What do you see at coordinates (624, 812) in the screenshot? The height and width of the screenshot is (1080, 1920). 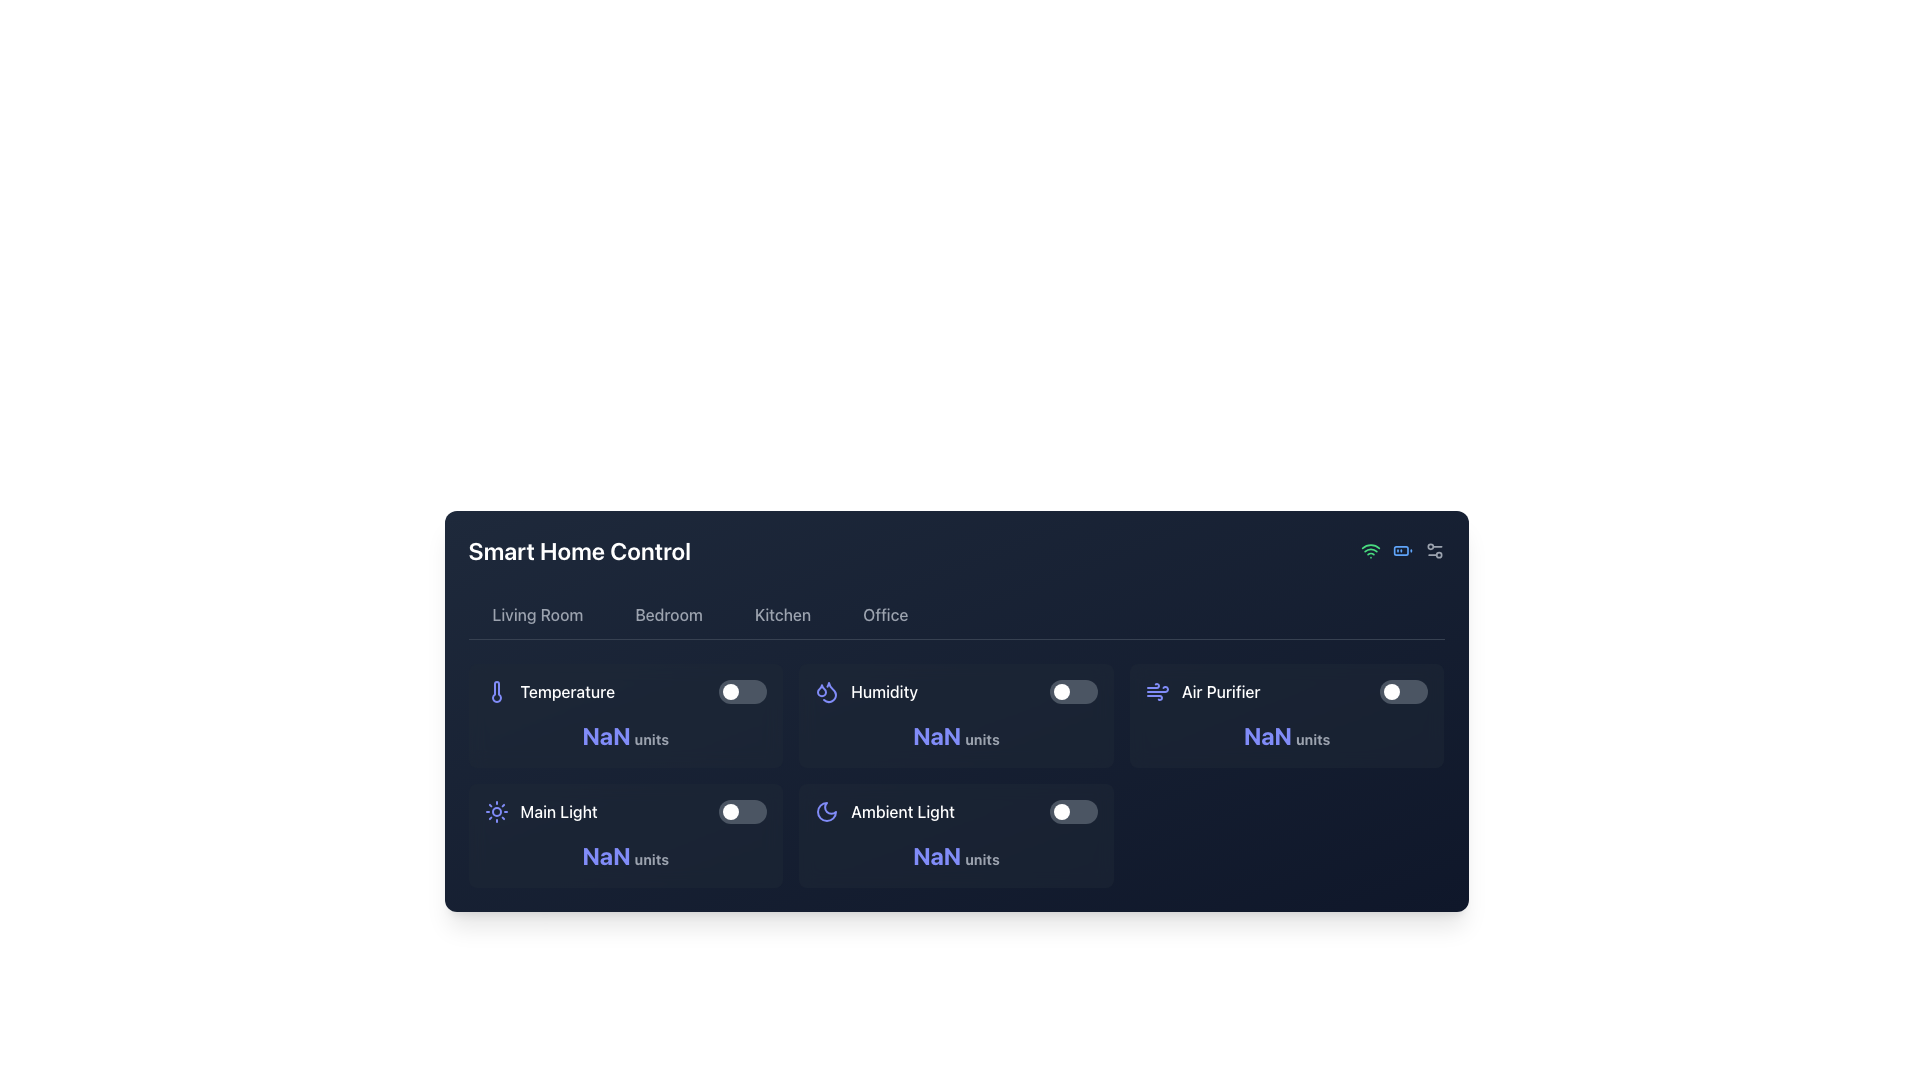 I see `the toggle switch labeled 'Main Light' to change its state` at bounding box center [624, 812].